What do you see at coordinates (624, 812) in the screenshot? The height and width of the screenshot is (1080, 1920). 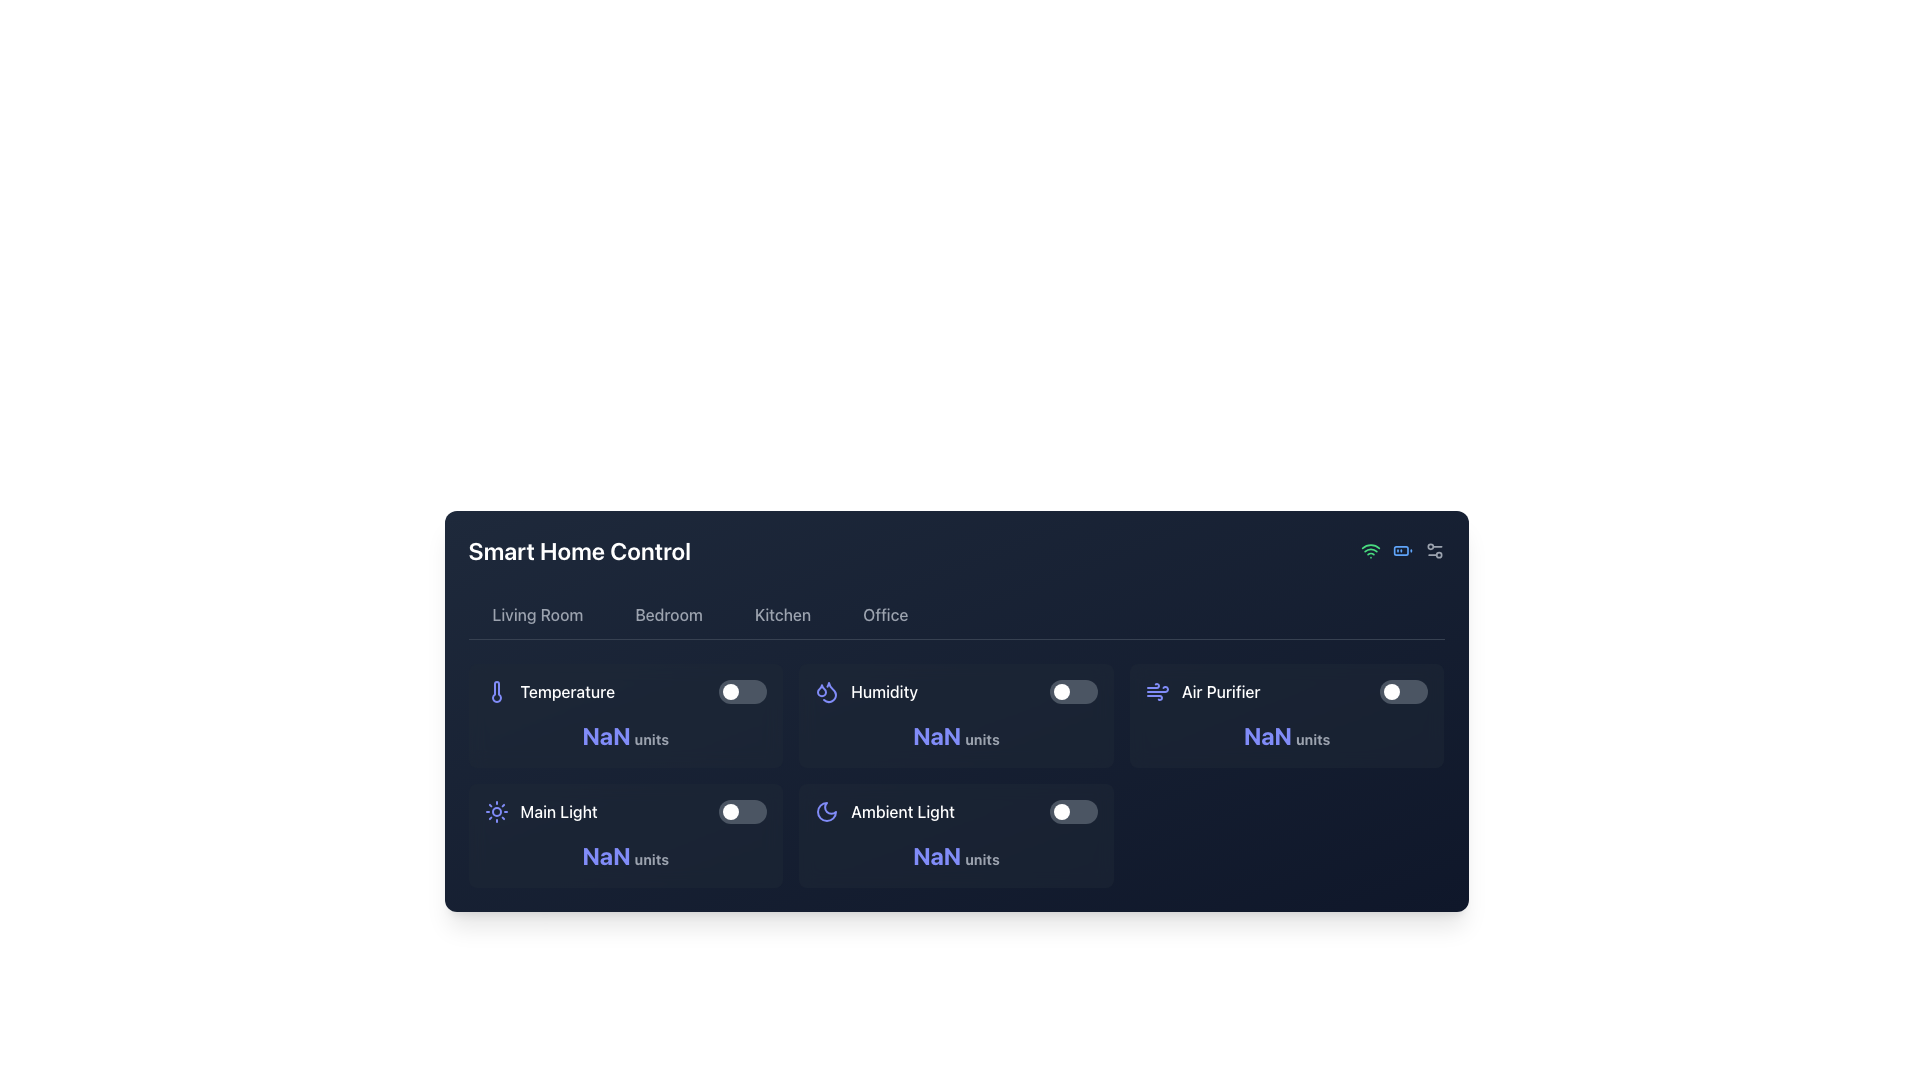 I see `the toggle switch labeled 'Main Light' to change its state` at bounding box center [624, 812].